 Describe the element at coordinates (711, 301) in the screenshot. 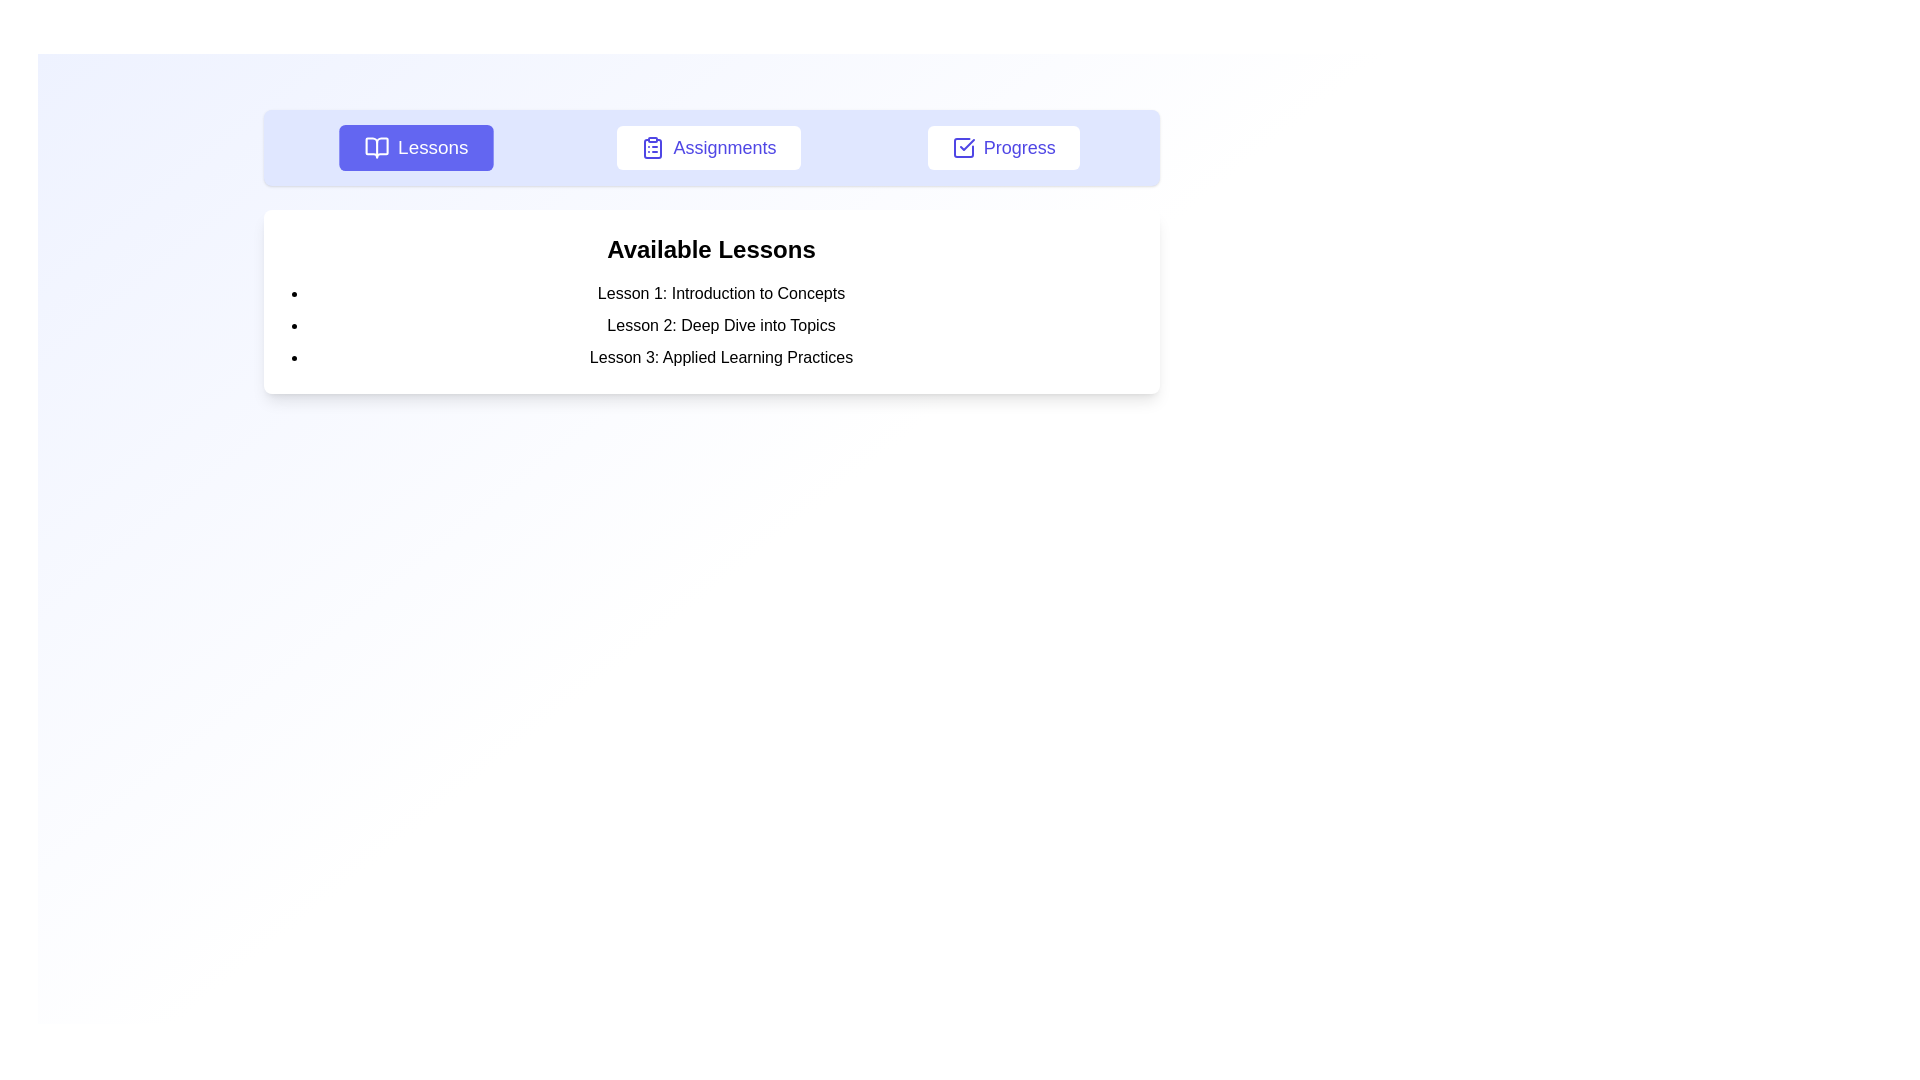

I see `the text block that displays the title and list of lesson names, located beneath the navigation bar and contained within a white box with rounded corners` at that location.